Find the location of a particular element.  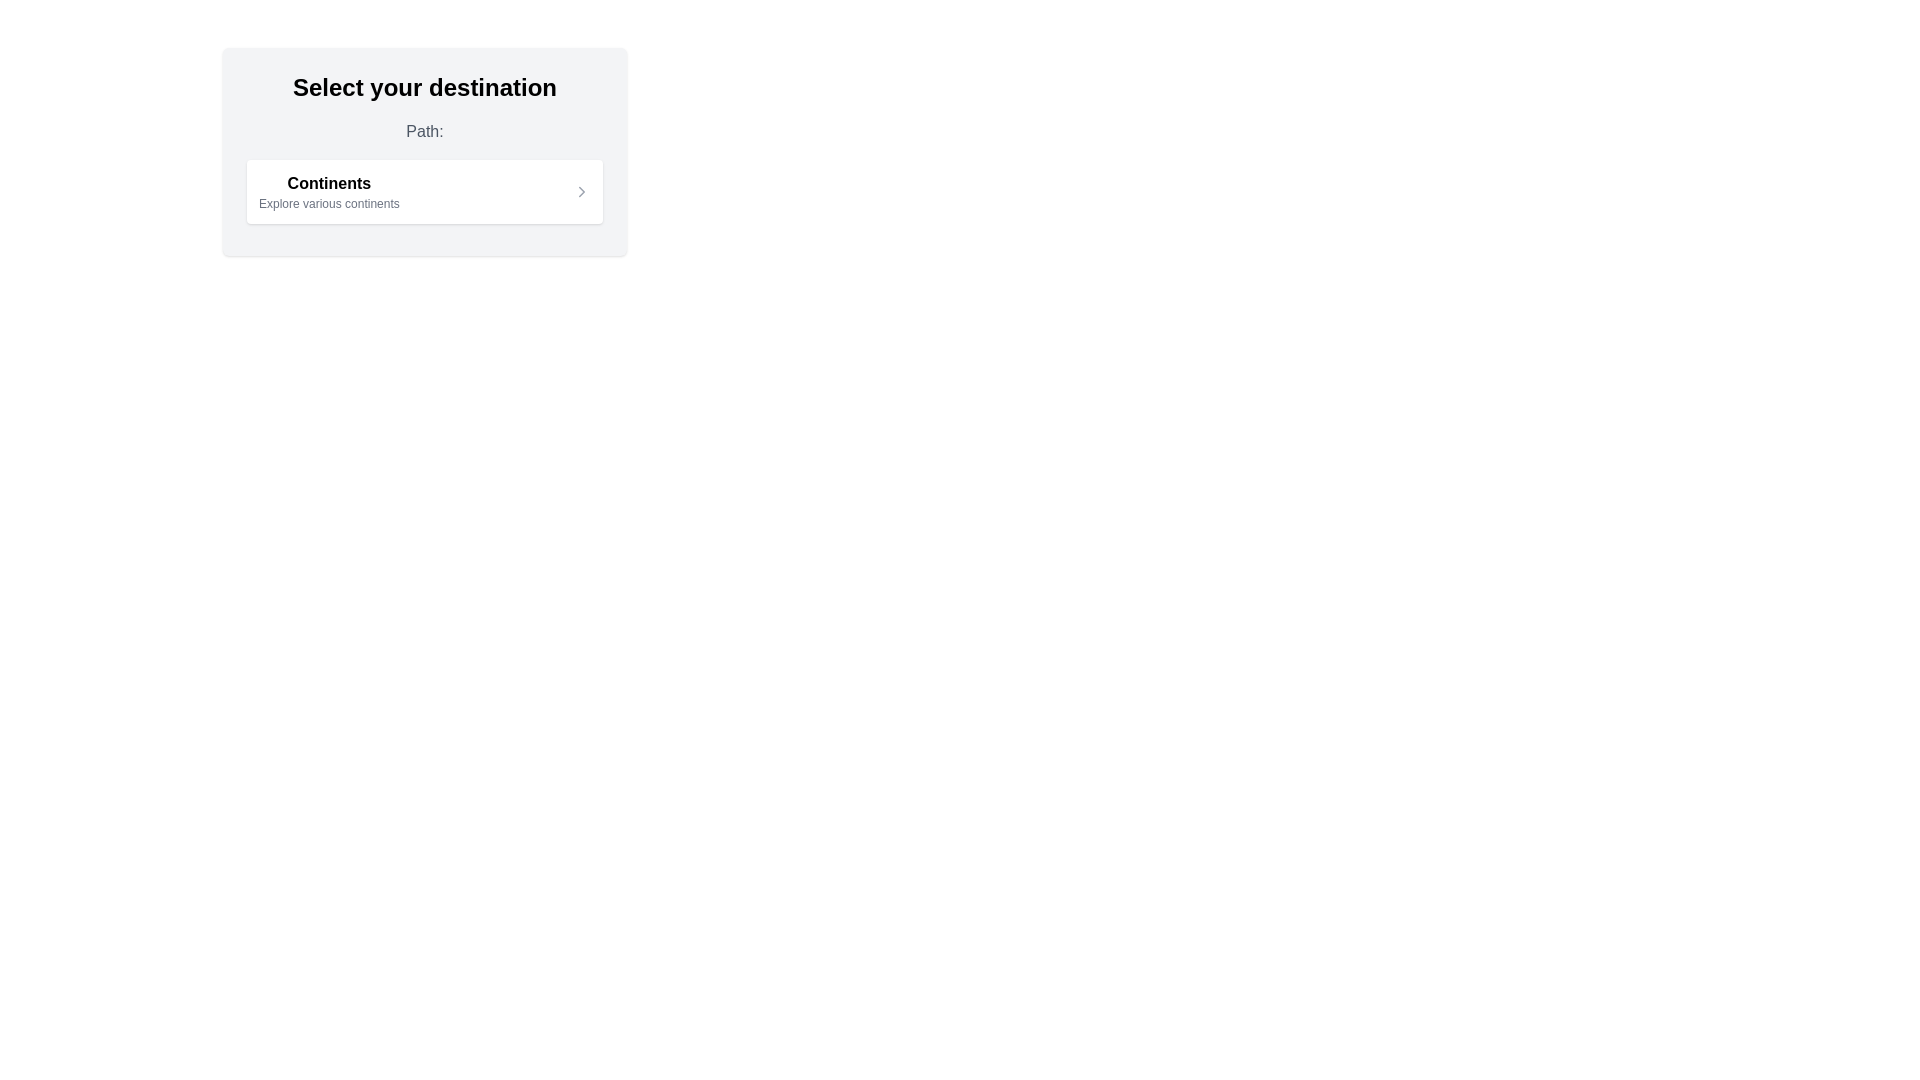

the text element that contains the phrase 'Explore various continents', which is styled with a small font size and gray color, located below the bold title 'Continents' within a white rectangular card is located at coordinates (329, 204).